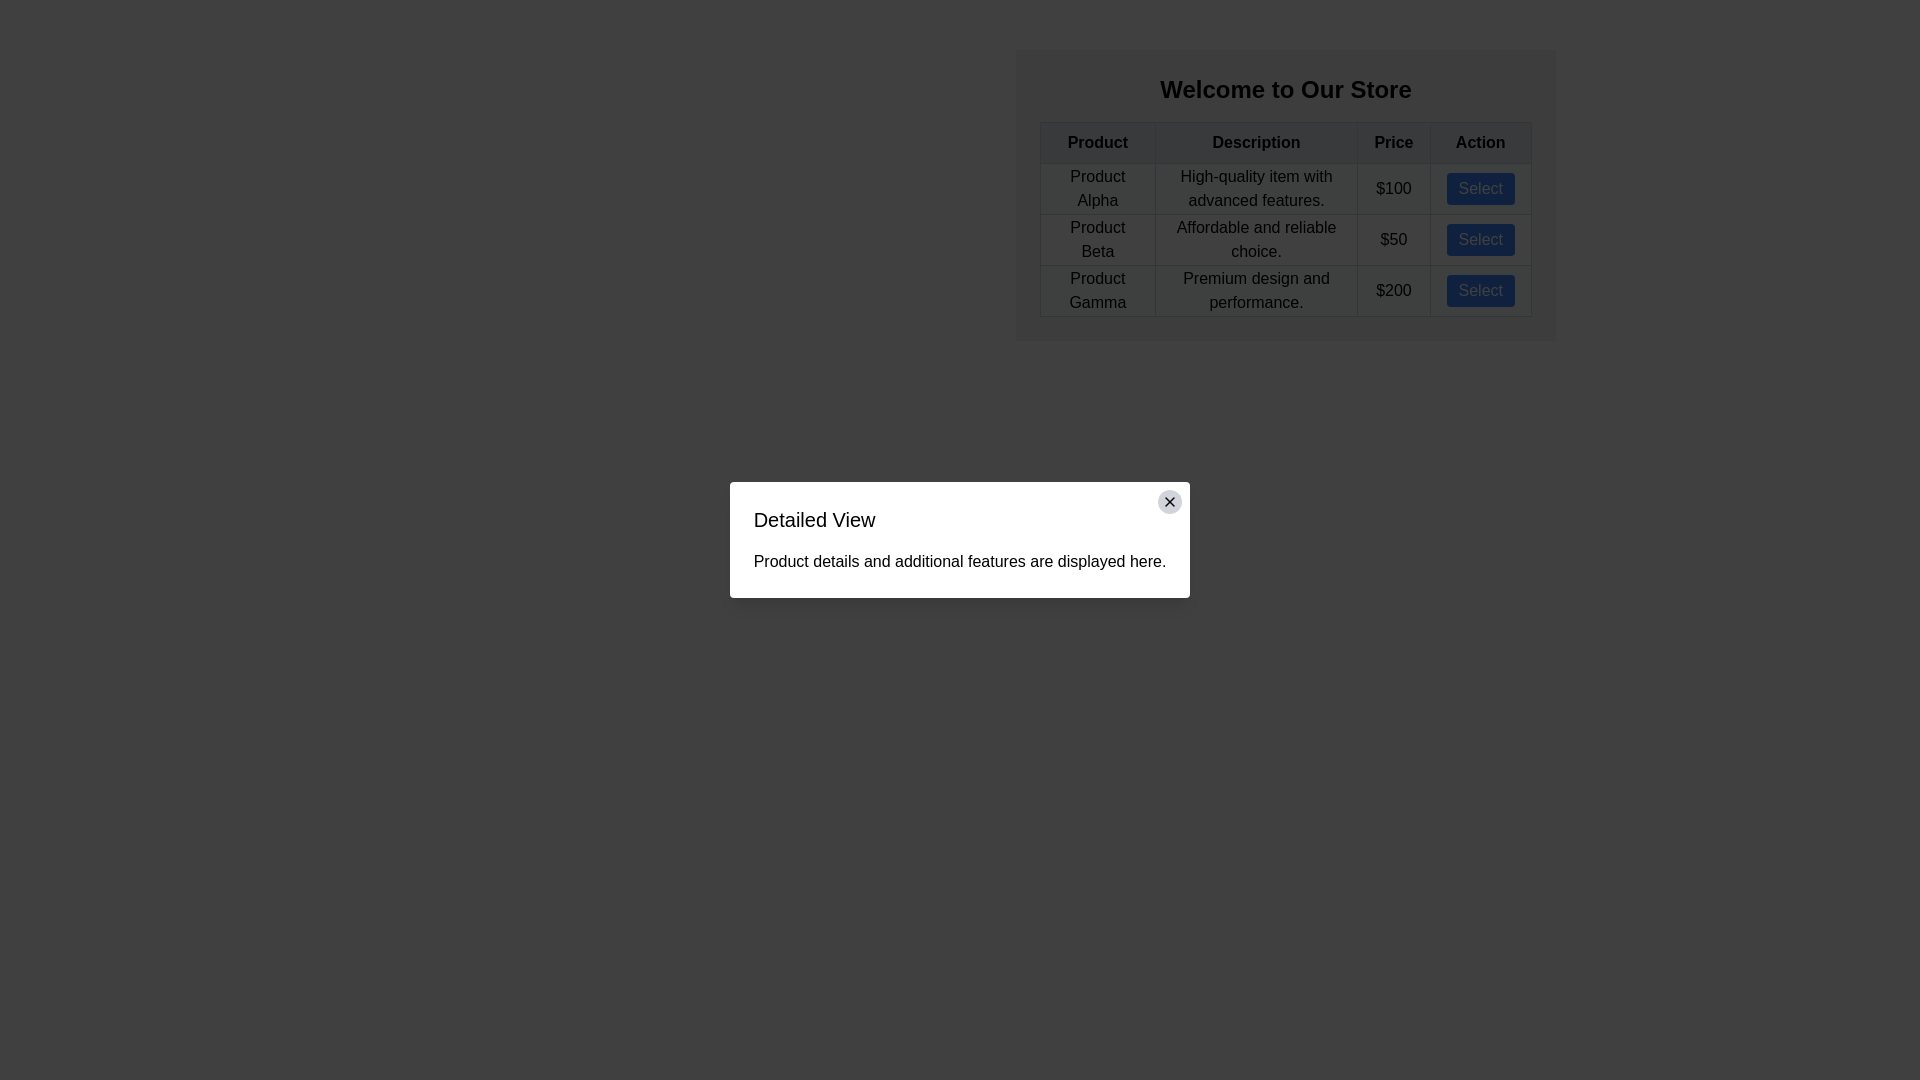  Describe the element at coordinates (1096, 189) in the screenshot. I see `the text label element displaying 'Product Alpha', which is the first cell in the row under the column titled 'Product'` at that location.